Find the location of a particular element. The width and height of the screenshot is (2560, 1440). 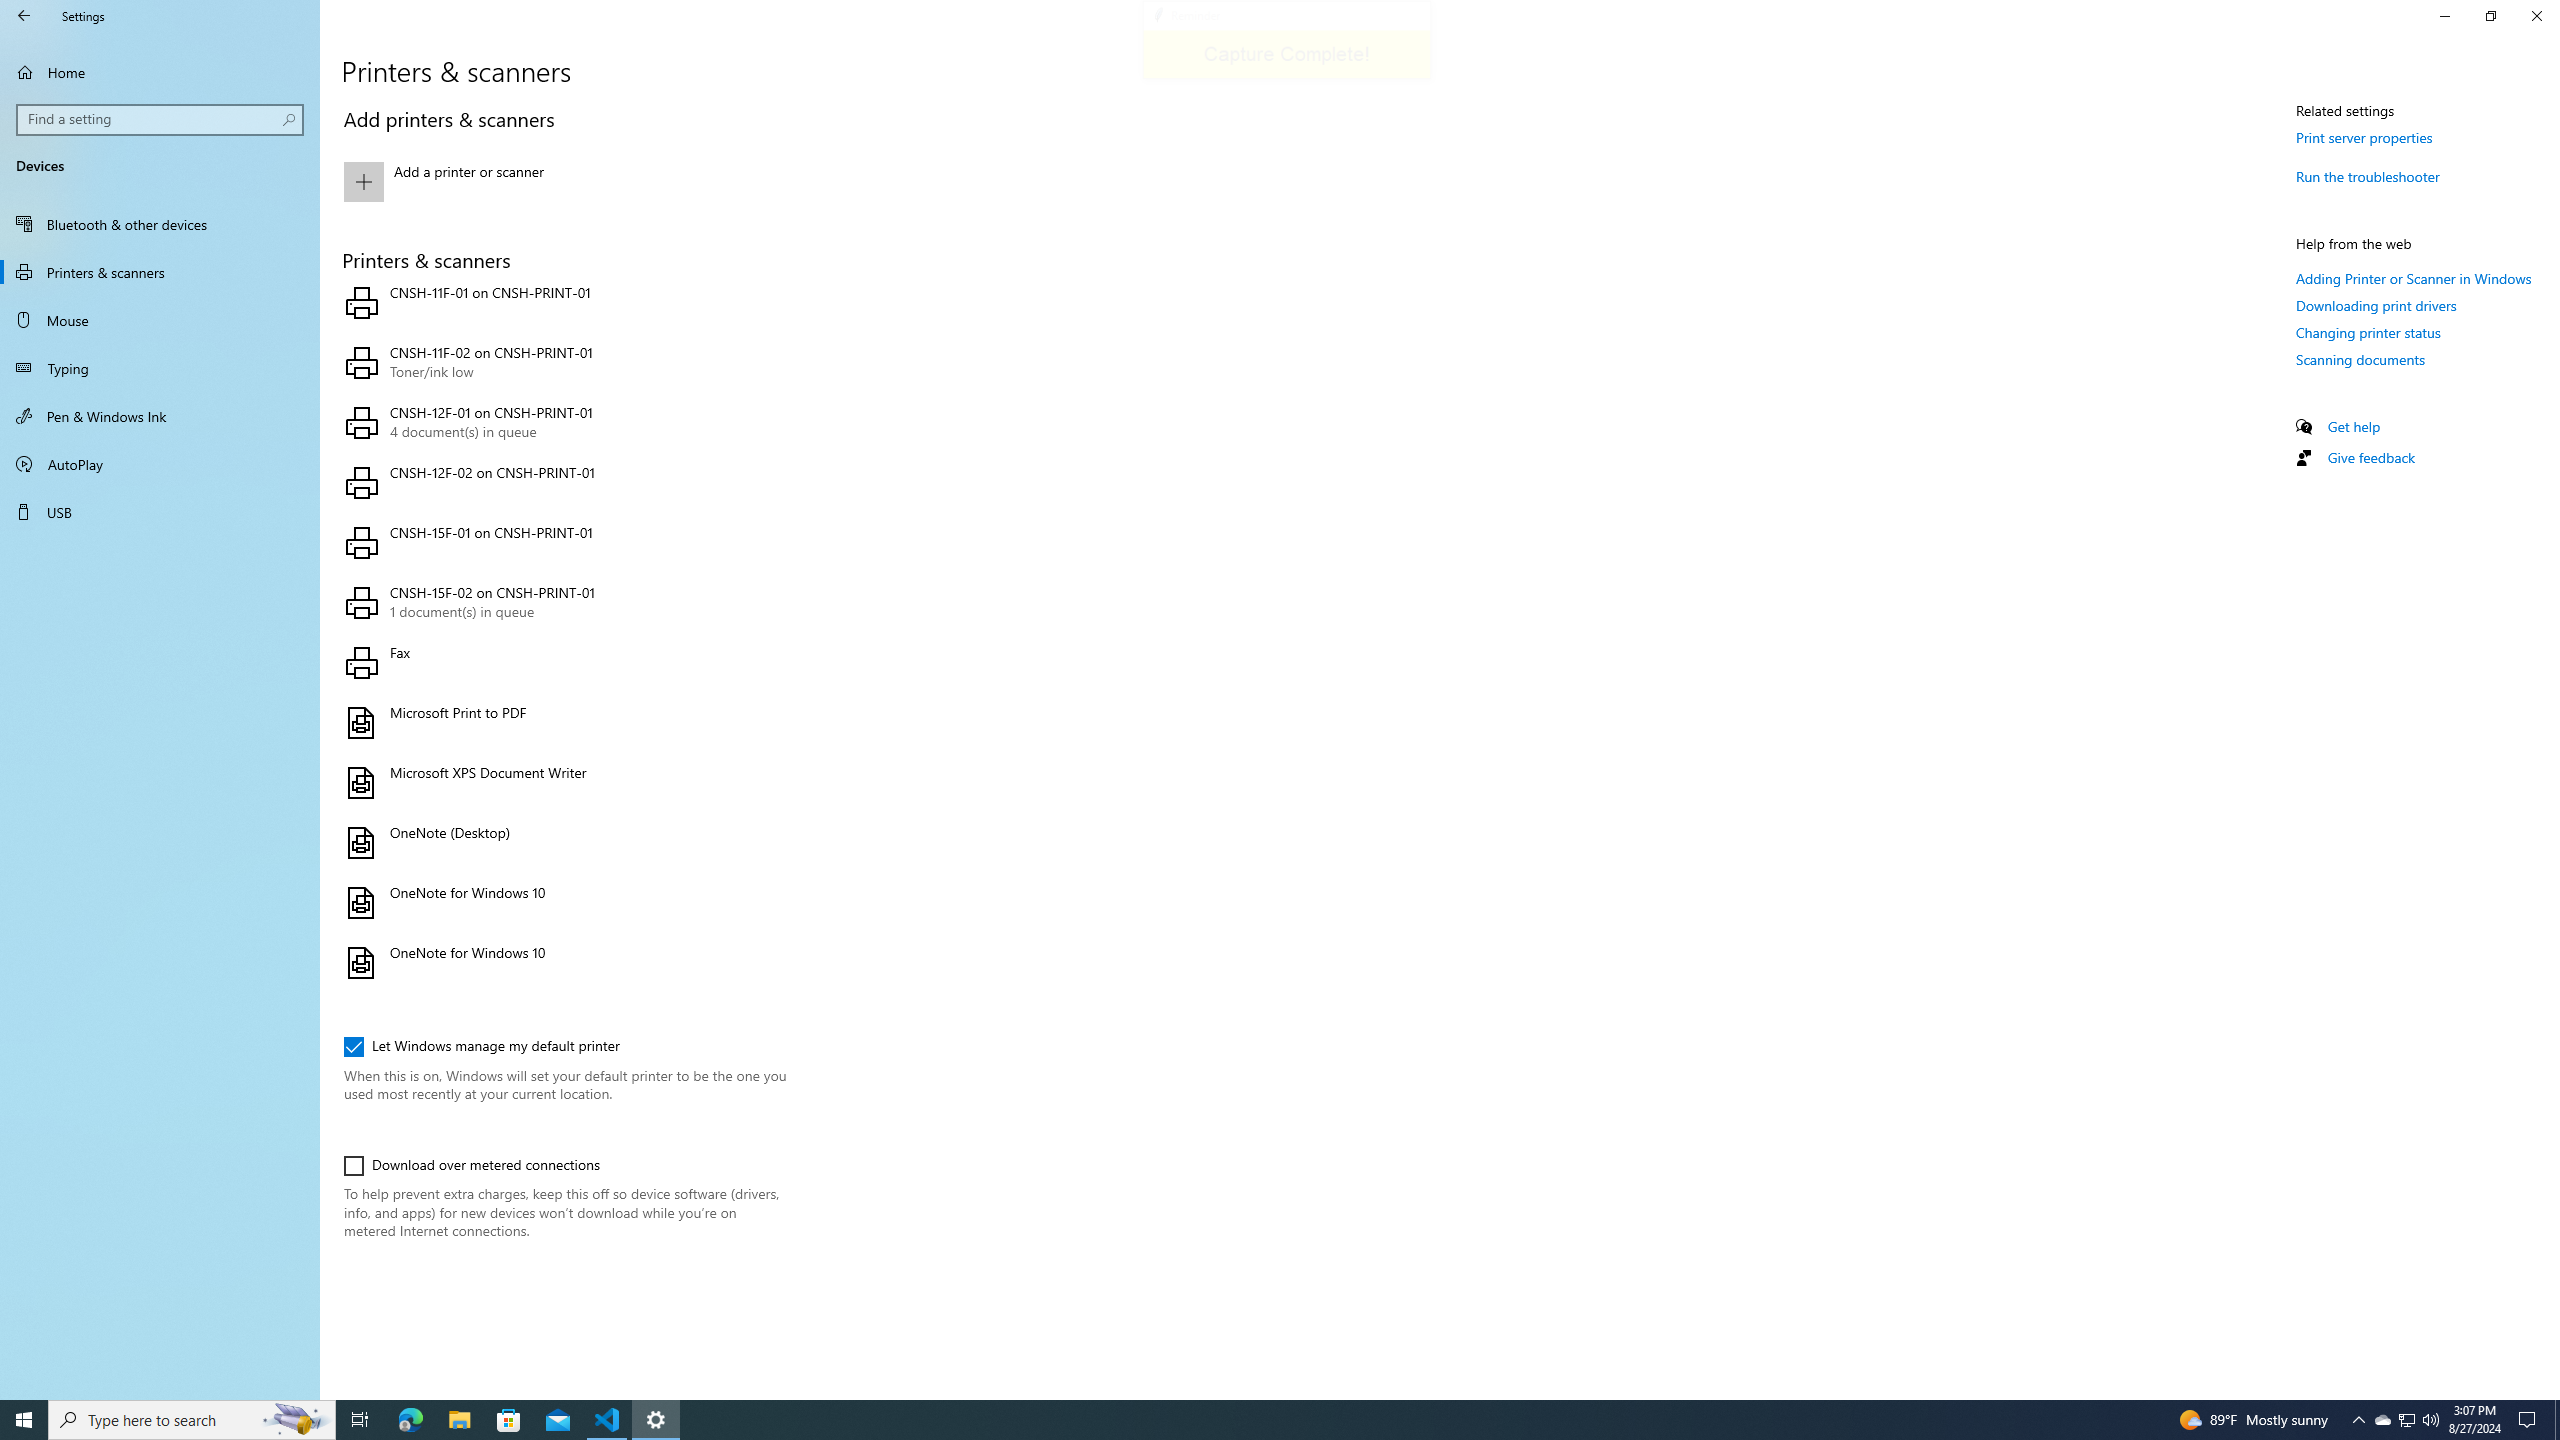

'Pen & Windows Ink' is located at coordinates (159, 415).